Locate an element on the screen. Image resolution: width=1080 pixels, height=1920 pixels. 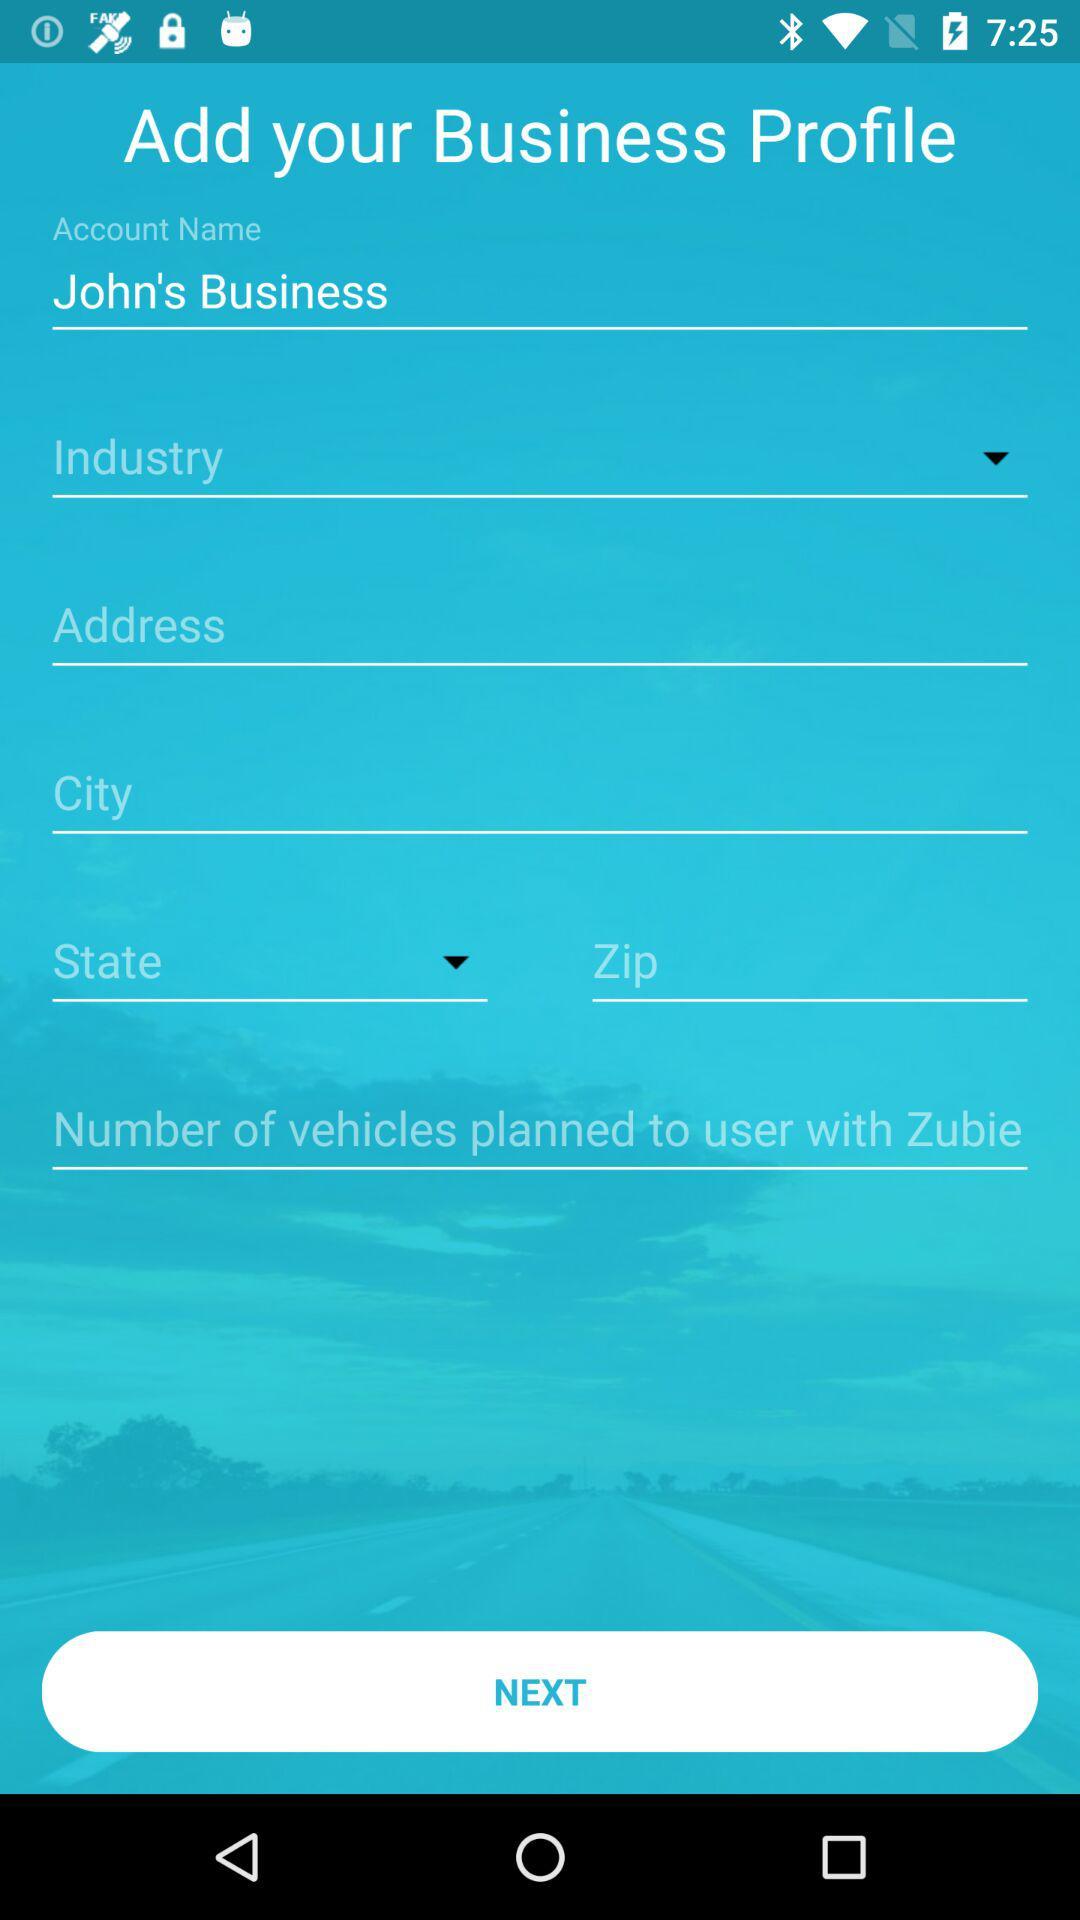
city is located at coordinates (540, 794).